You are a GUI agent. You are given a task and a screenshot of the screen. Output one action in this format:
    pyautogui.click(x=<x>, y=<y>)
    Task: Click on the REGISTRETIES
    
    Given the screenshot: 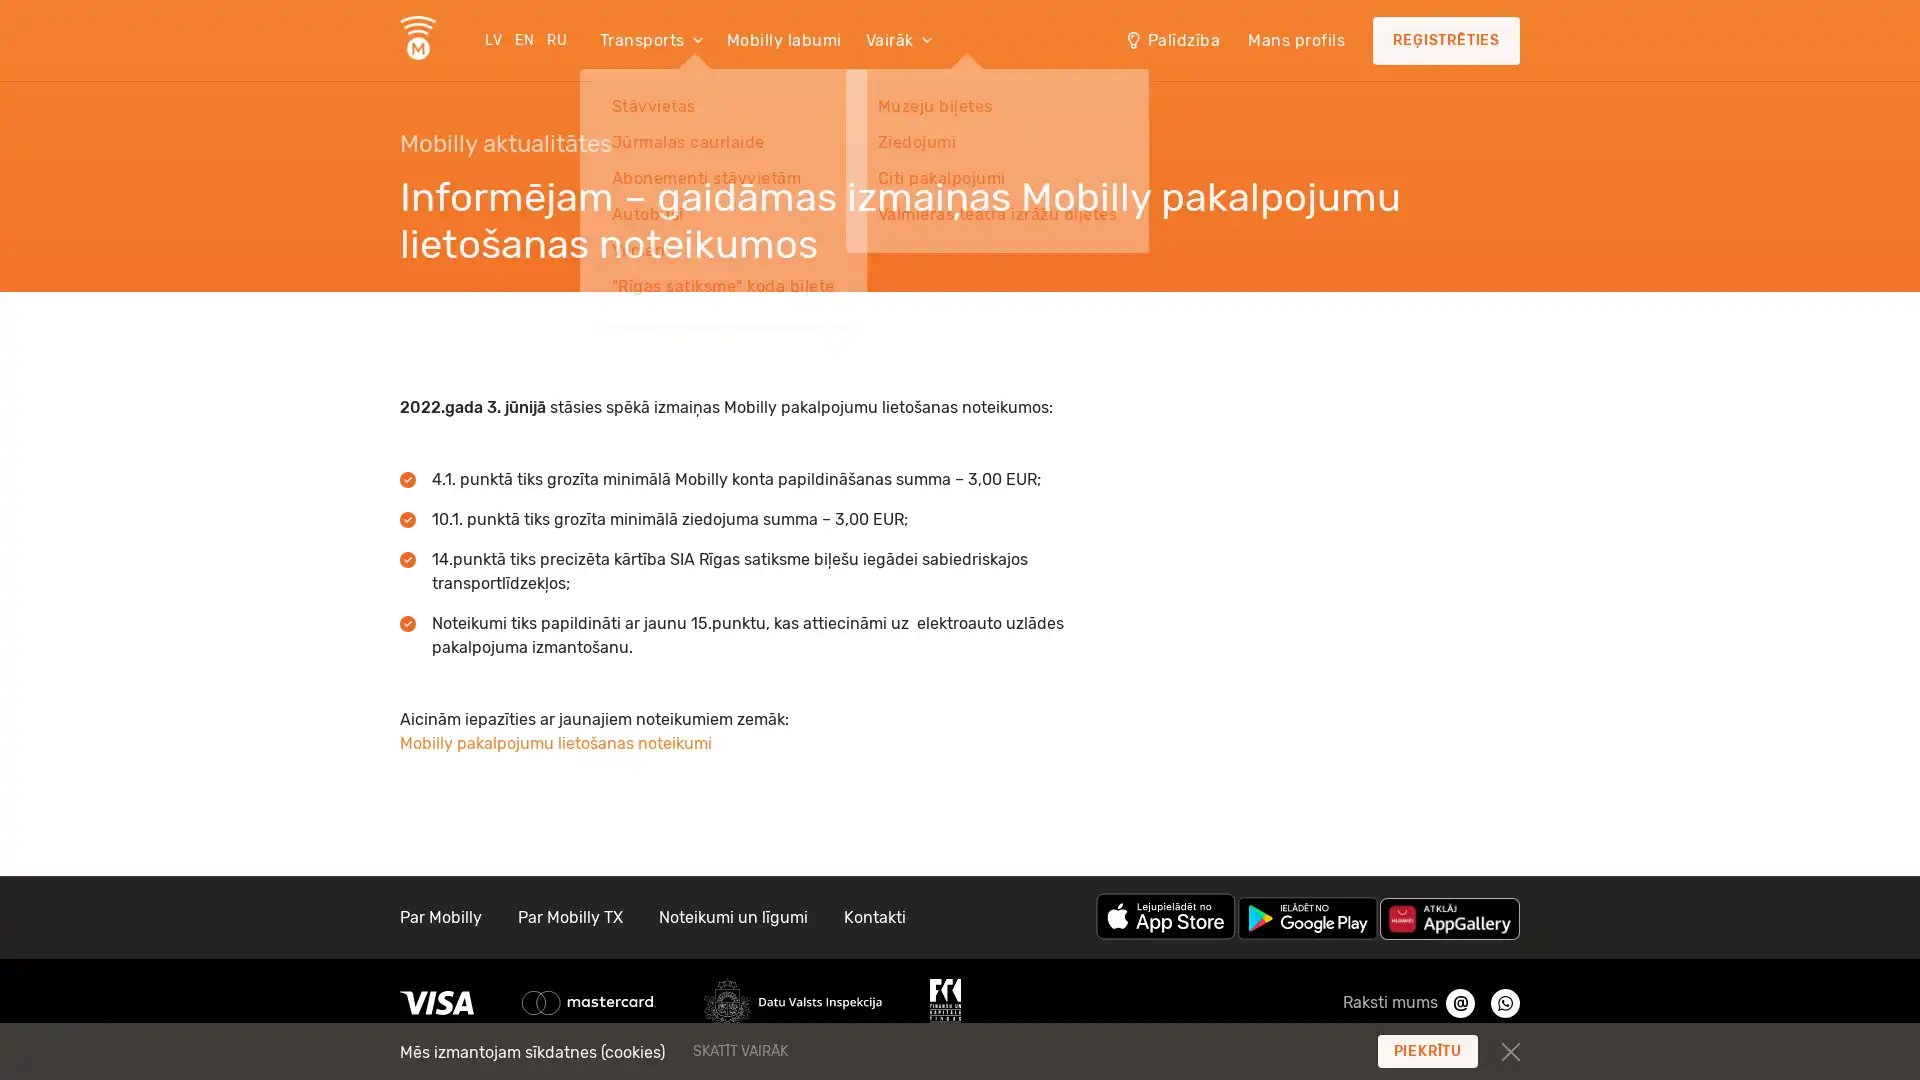 What is the action you would take?
    pyautogui.click(x=1446, y=41)
    